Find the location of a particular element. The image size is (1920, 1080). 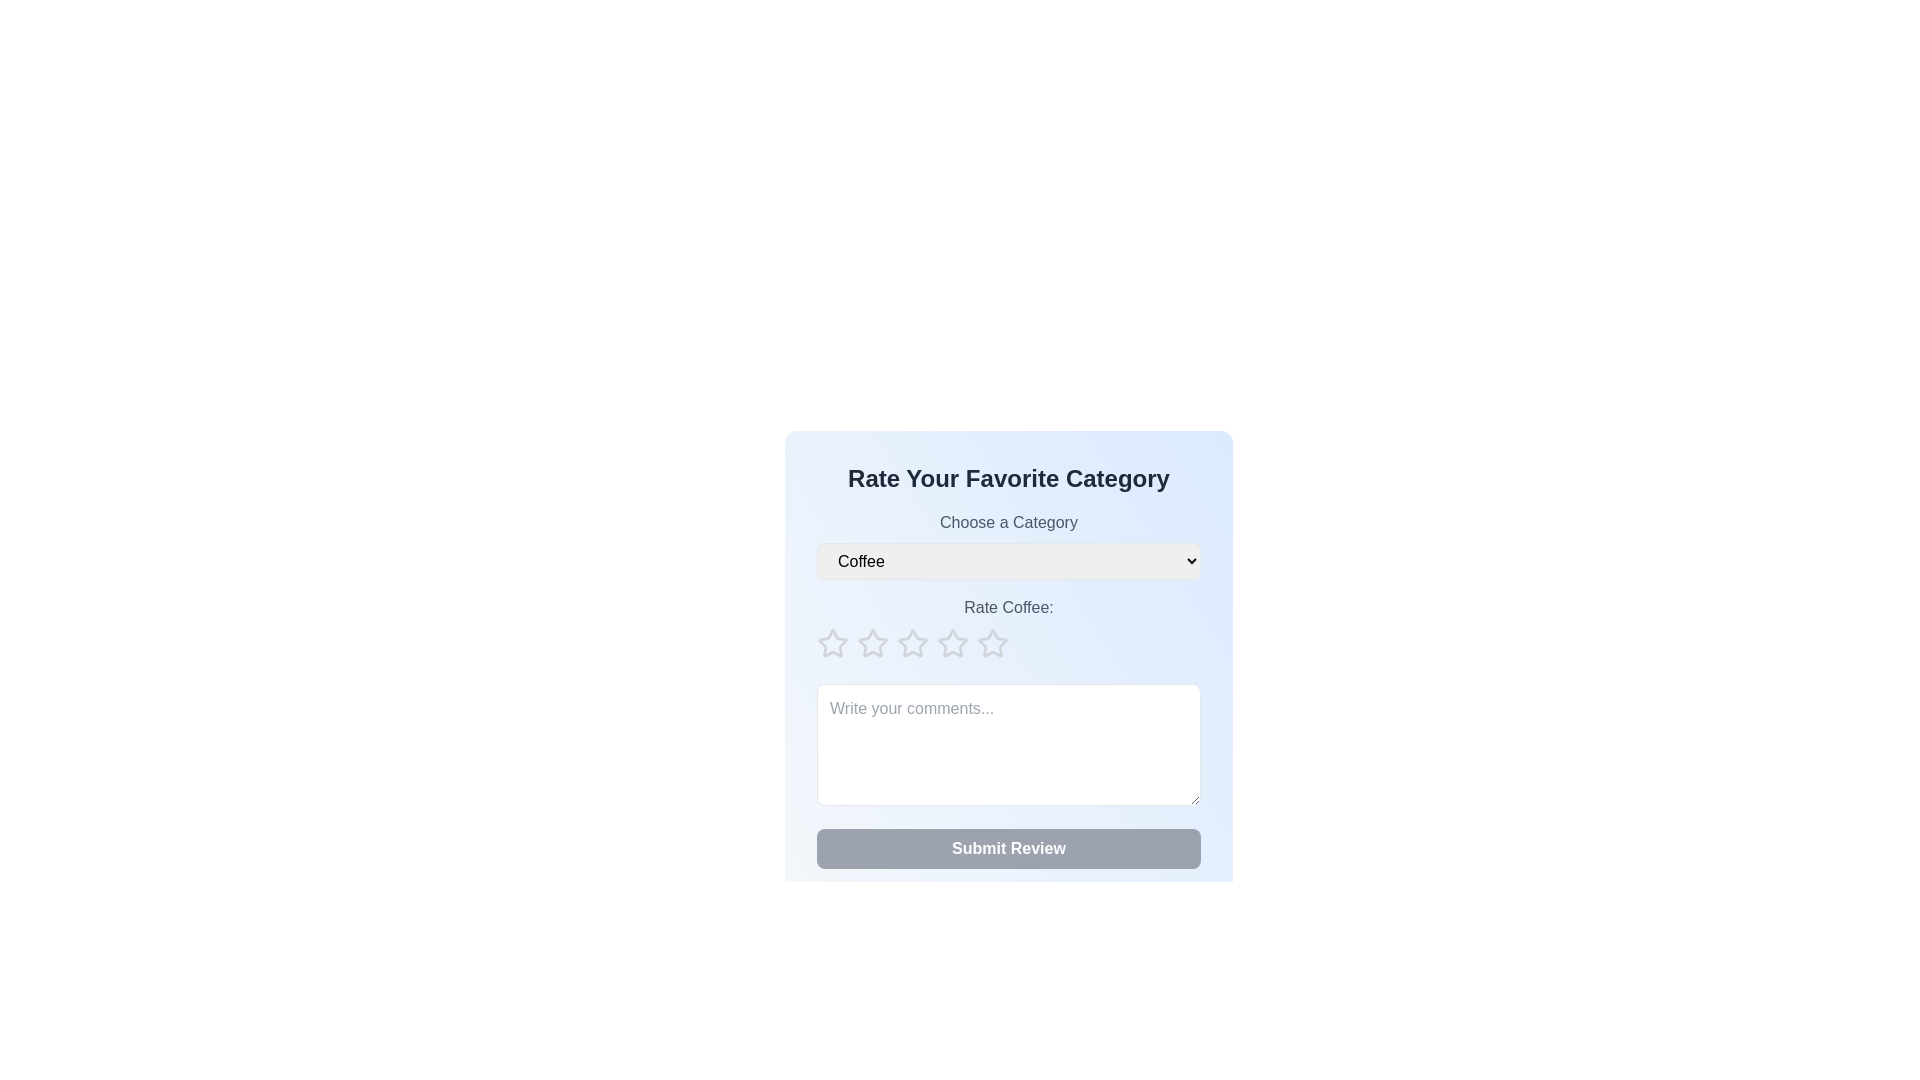

the first star-shaped rating icon under the heading 'Rate Coffee:' is located at coordinates (872, 643).